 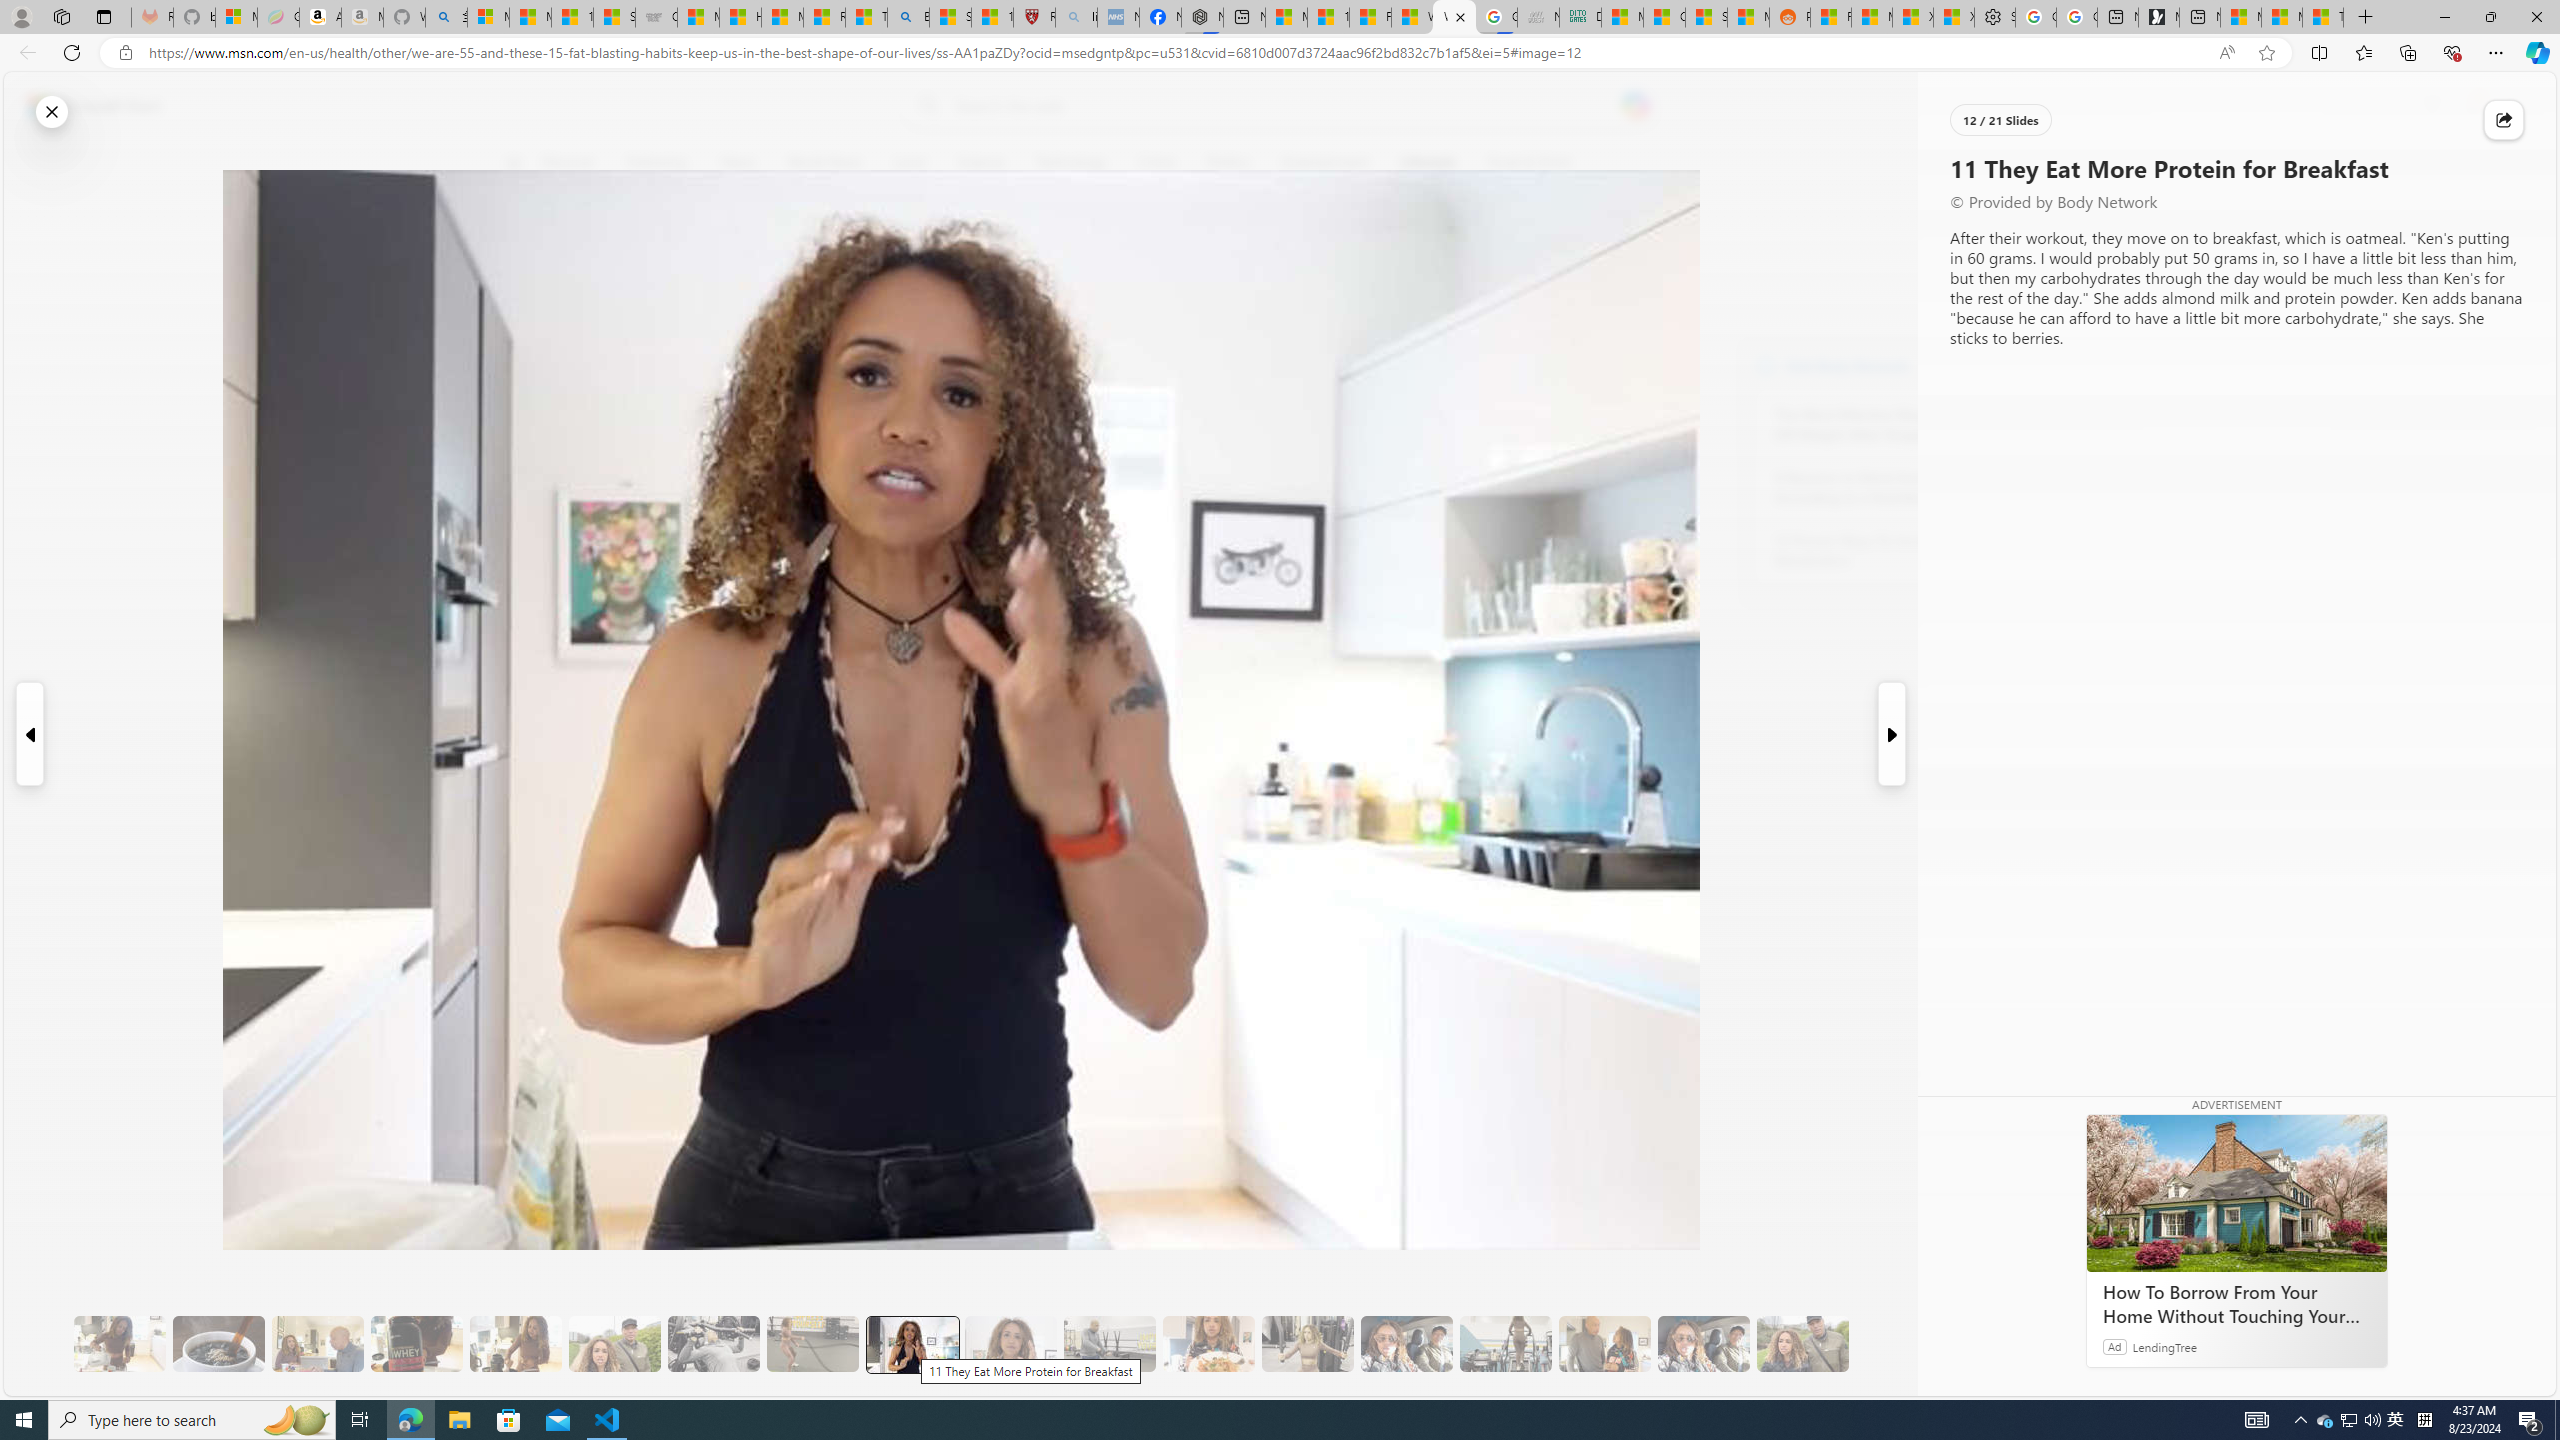 What do you see at coordinates (1801, 1344) in the screenshot?
I see `'20 Overall, It Will Improve Your Health'` at bounding box center [1801, 1344].